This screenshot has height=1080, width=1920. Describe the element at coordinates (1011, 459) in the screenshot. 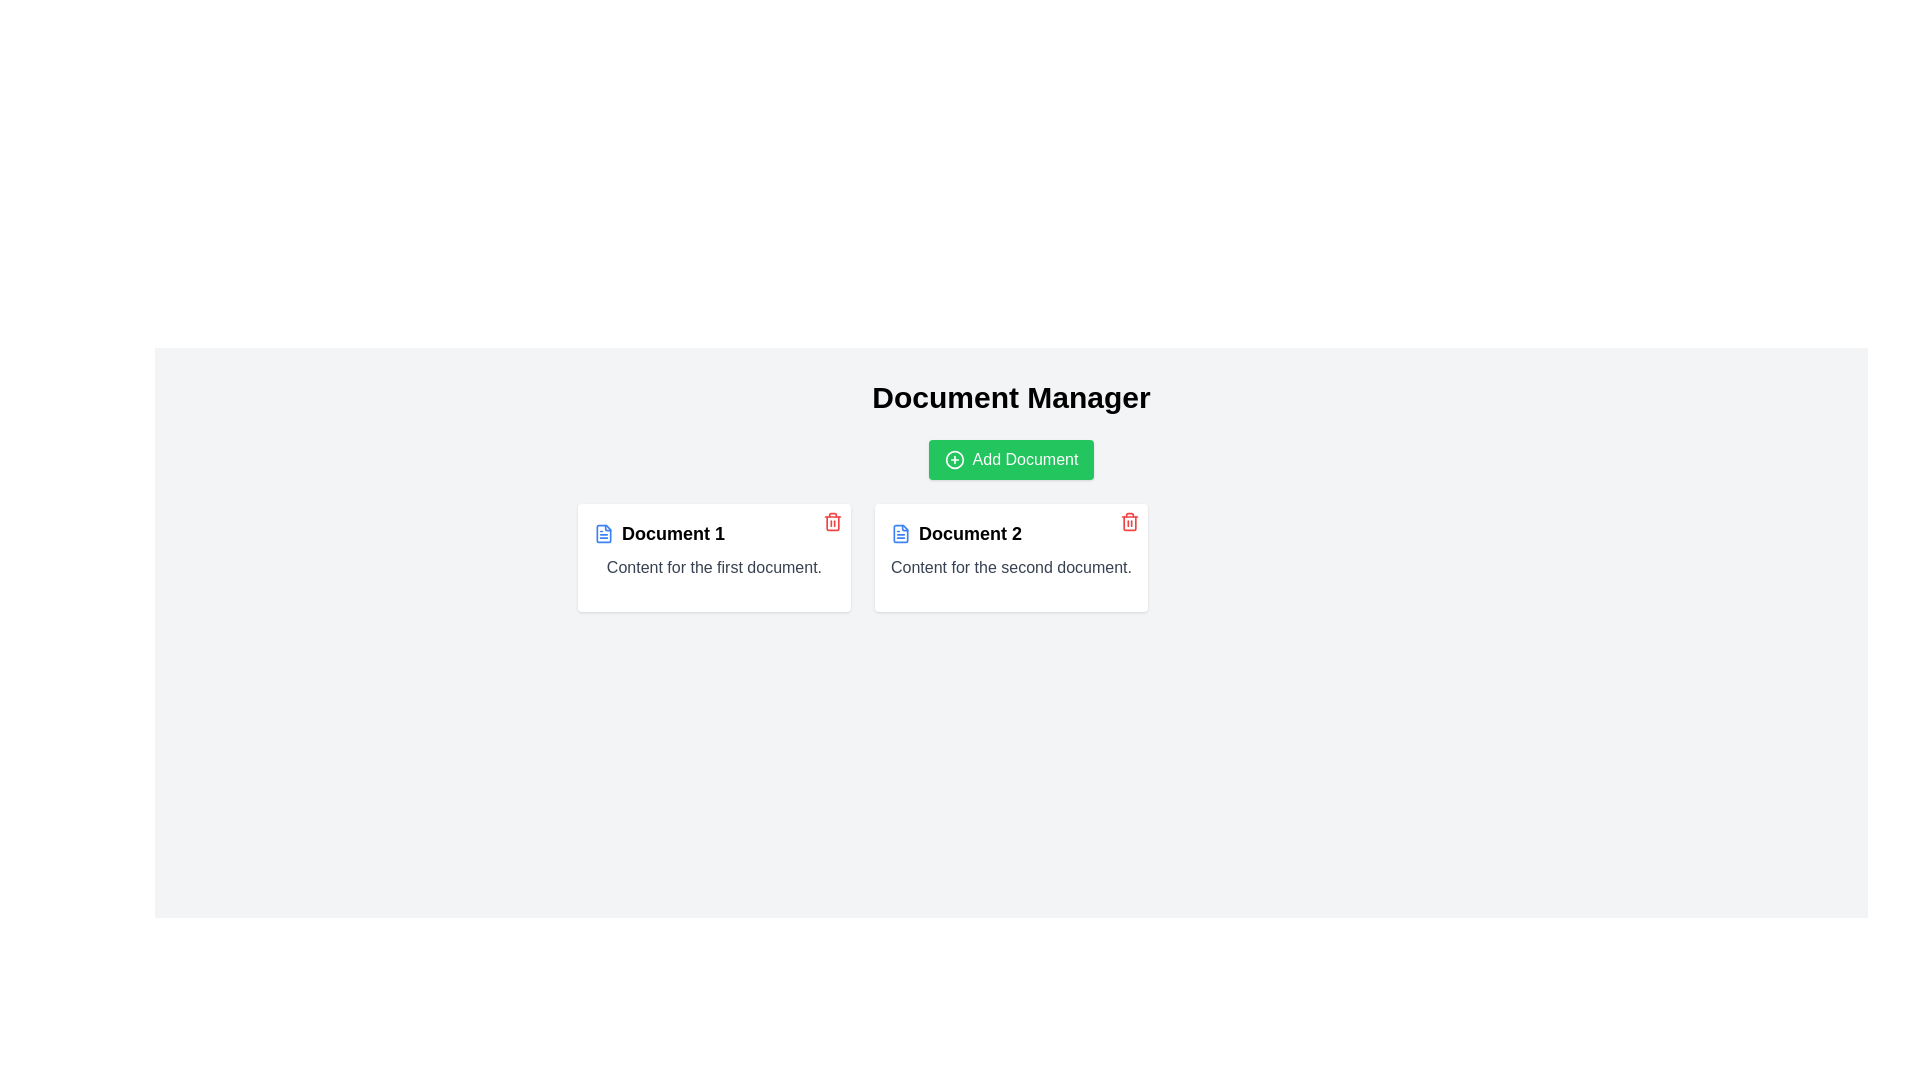

I see `the 'Add Document' button located below the 'Document Manager' title` at that location.